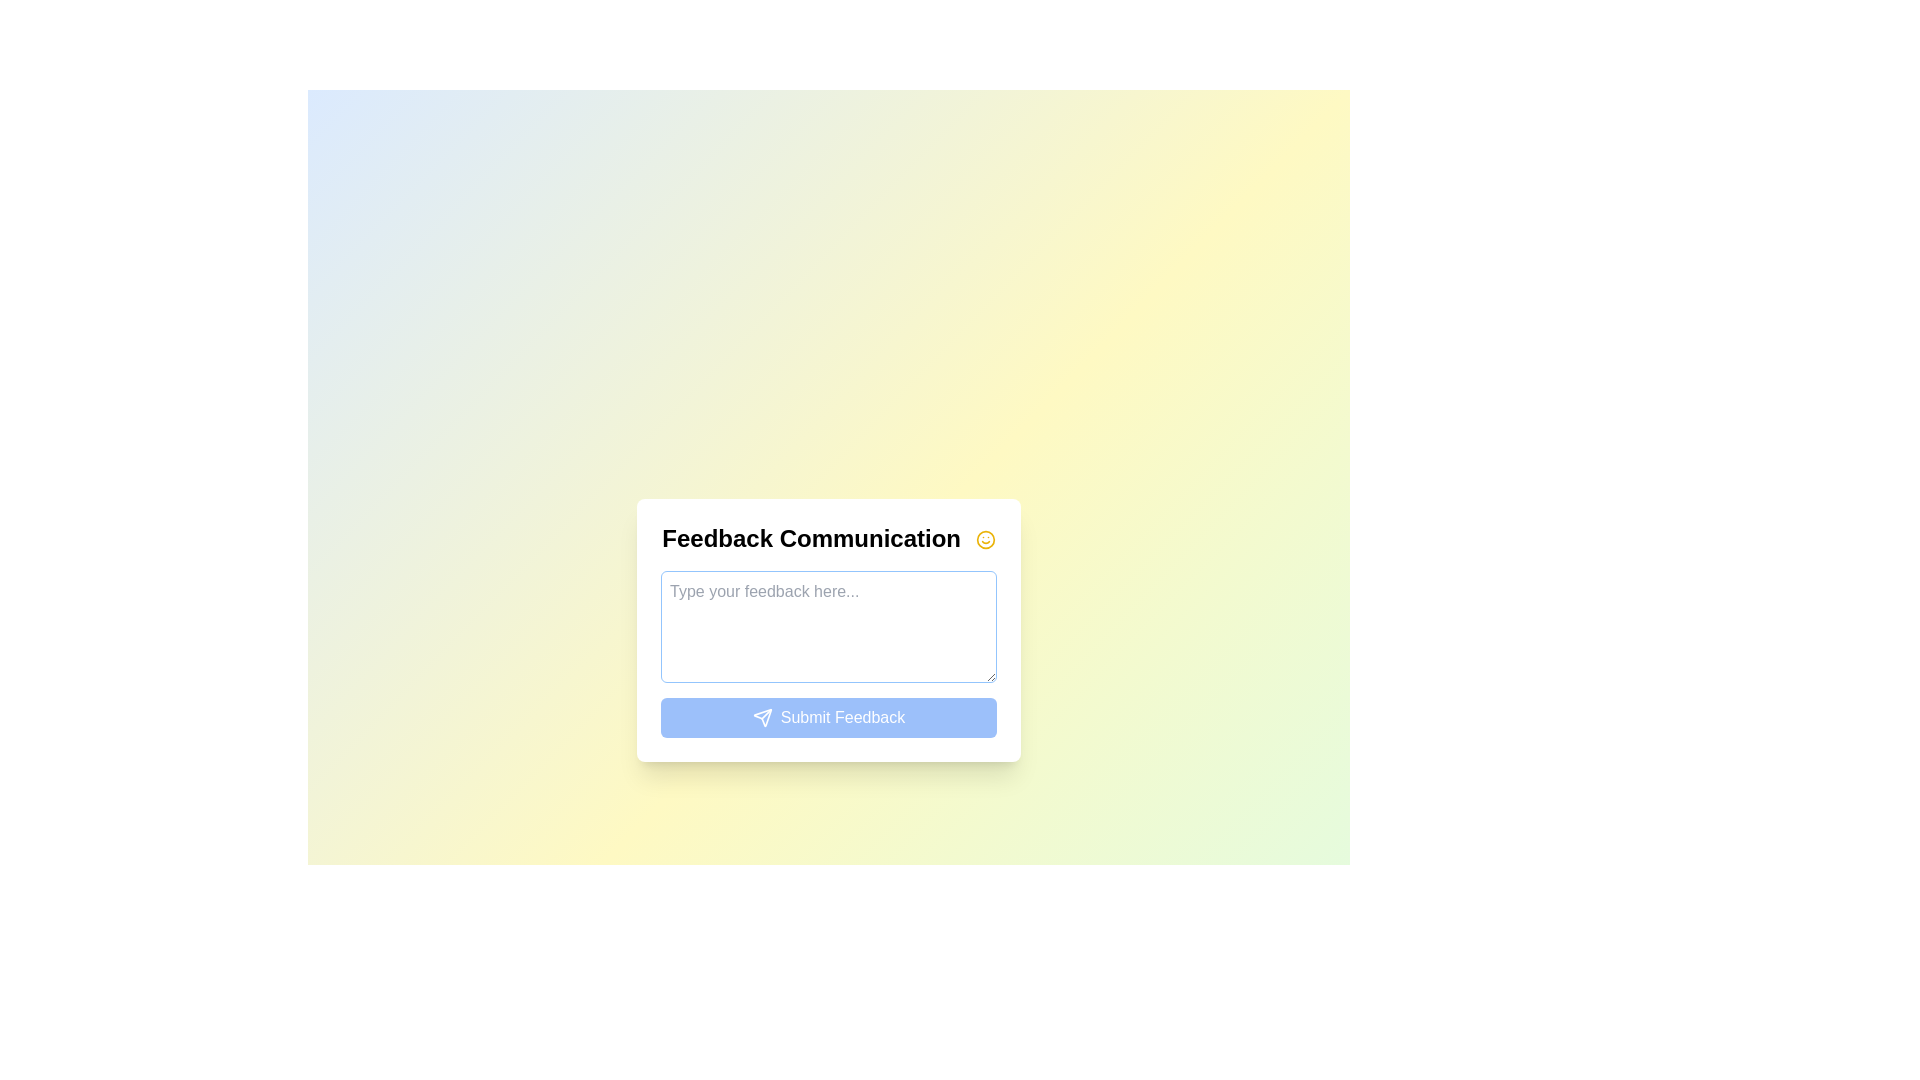 This screenshot has height=1080, width=1920. Describe the element at coordinates (761, 716) in the screenshot. I see `the 'Submit Feedback' button by clicking on the SVG icon that represents the action to 'send' or 'submit'` at that location.